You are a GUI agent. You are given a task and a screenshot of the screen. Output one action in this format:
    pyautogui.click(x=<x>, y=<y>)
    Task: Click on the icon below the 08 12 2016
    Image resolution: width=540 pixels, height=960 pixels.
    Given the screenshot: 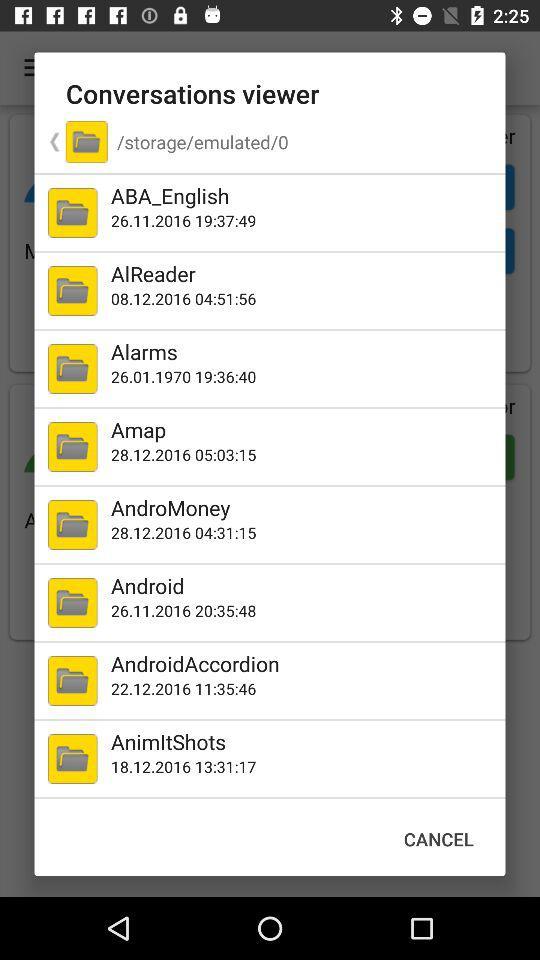 What is the action you would take?
    pyautogui.click(x=303, y=351)
    